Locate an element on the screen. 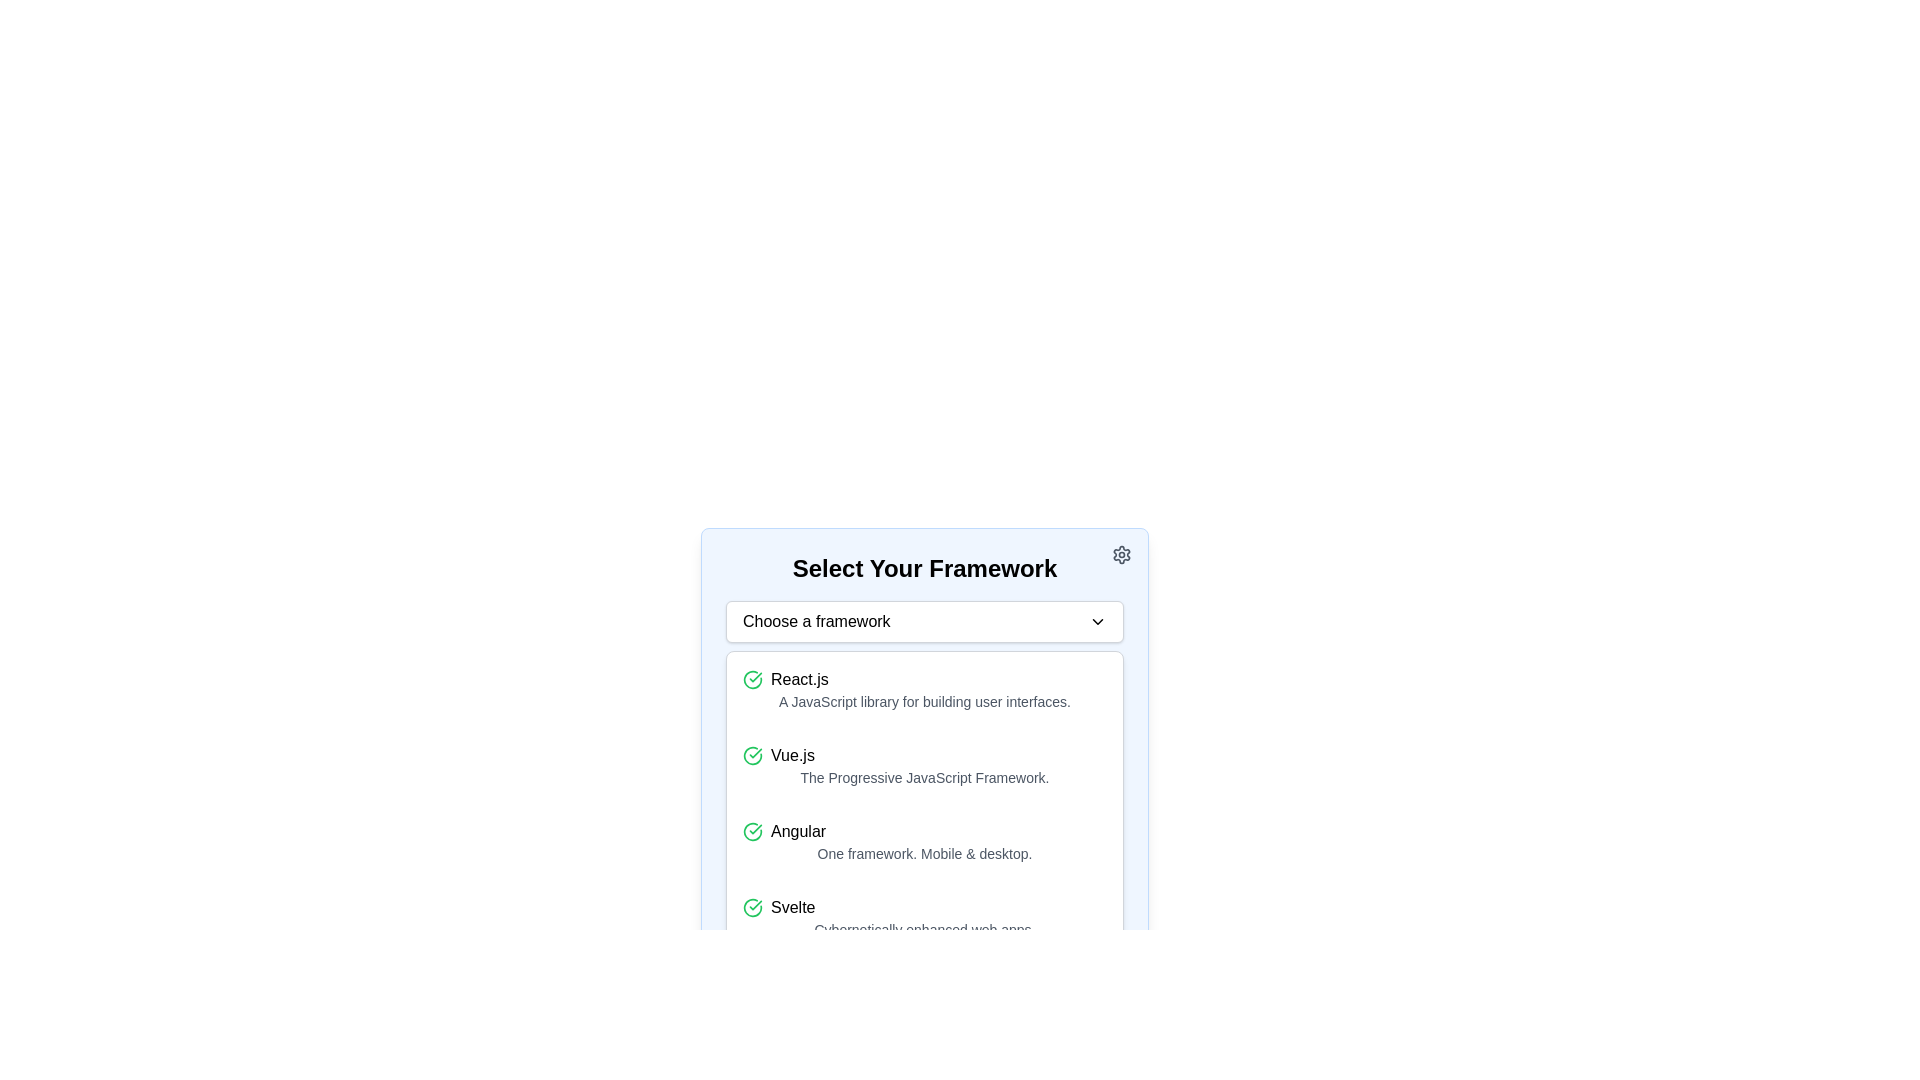  the icon button resembling a gray cogwheel located is located at coordinates (1122, 555).